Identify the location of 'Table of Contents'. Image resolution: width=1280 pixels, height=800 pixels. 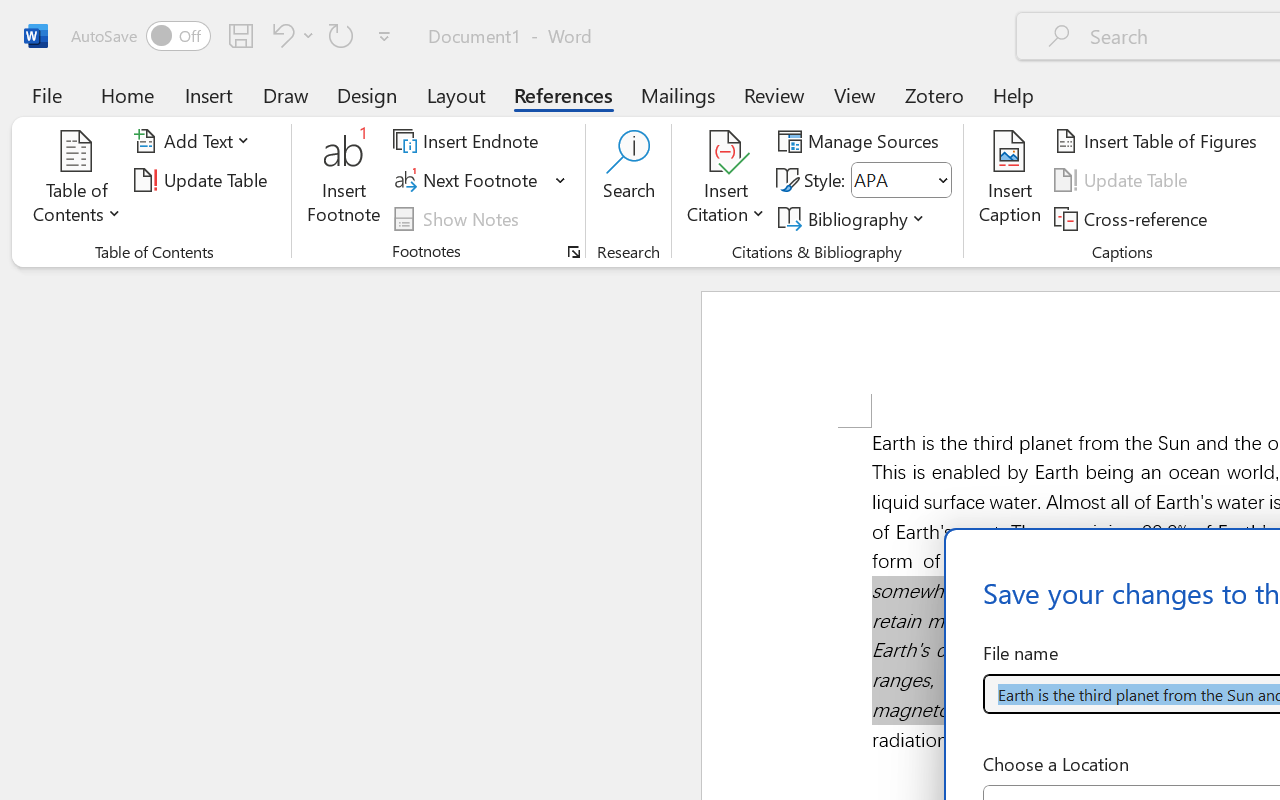
(77, 179).